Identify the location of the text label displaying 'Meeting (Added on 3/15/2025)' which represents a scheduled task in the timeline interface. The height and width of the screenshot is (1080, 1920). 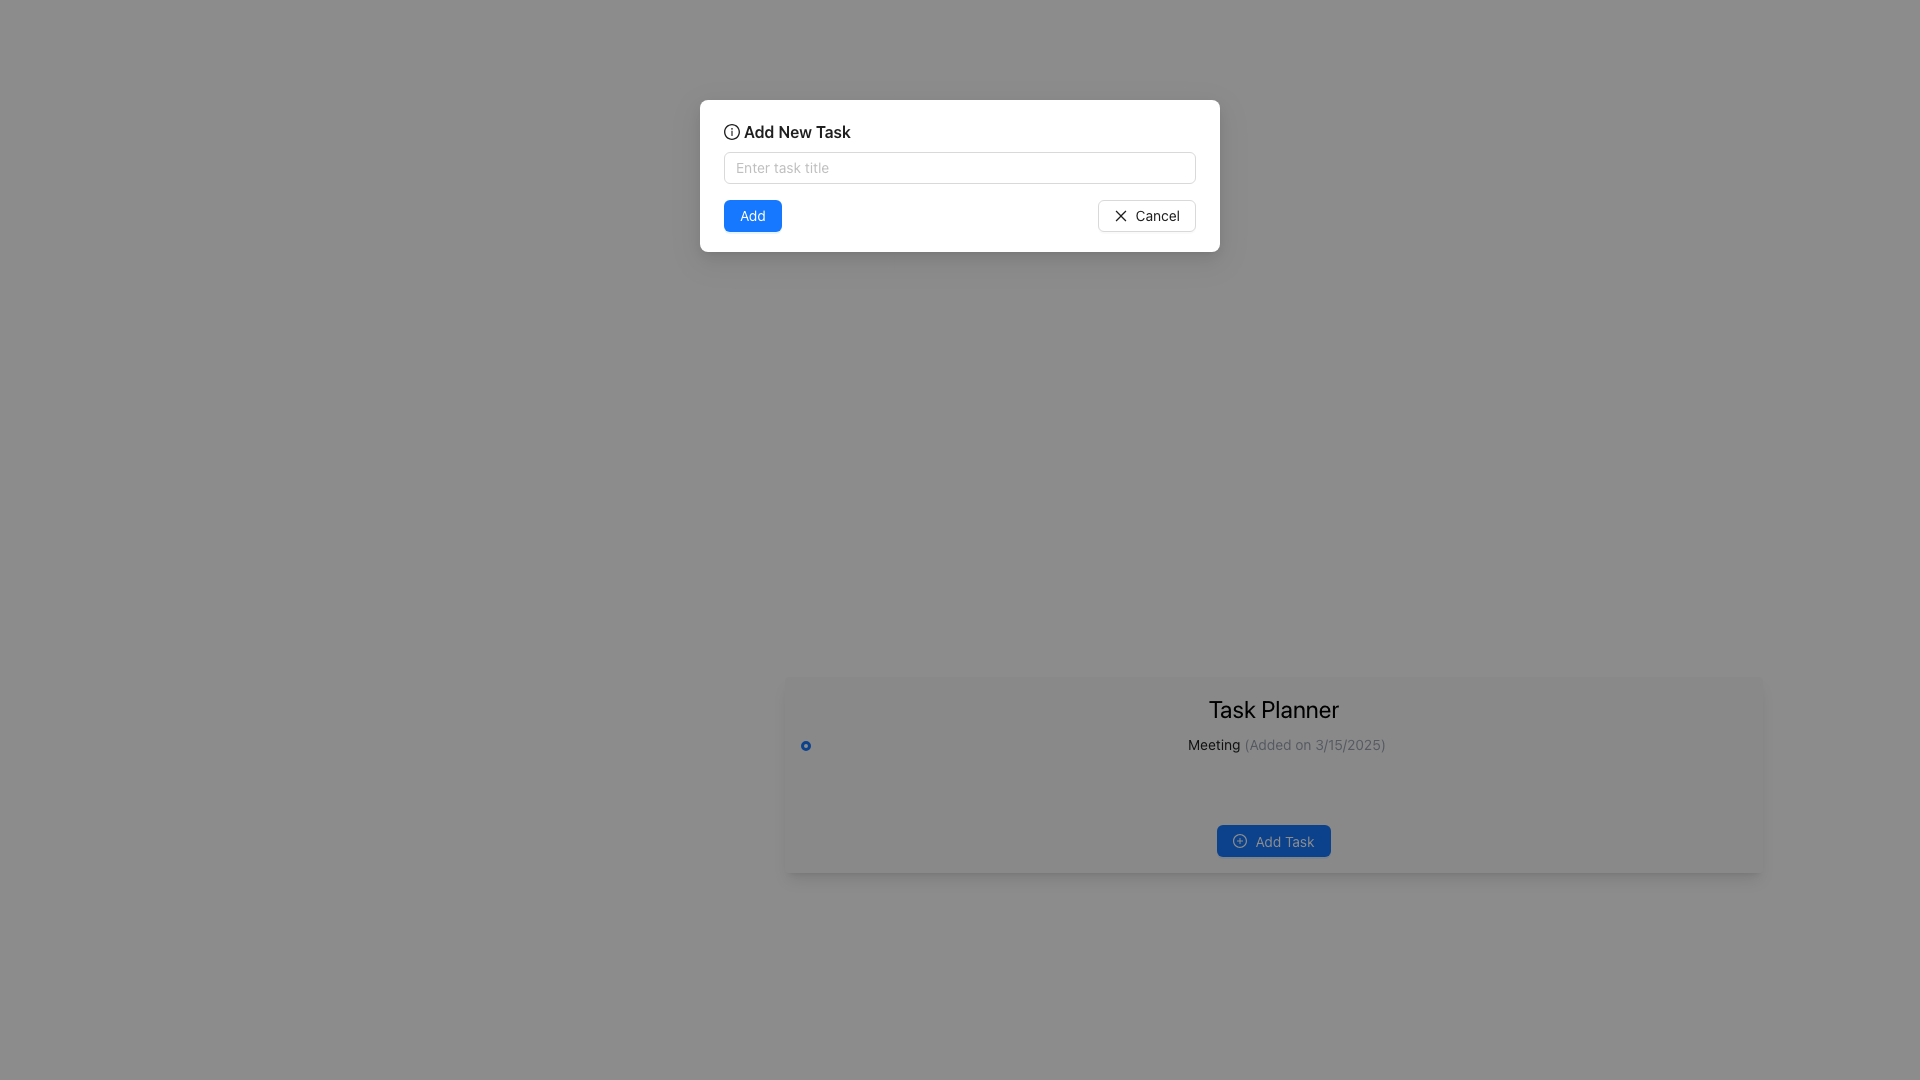
(1213, 744).